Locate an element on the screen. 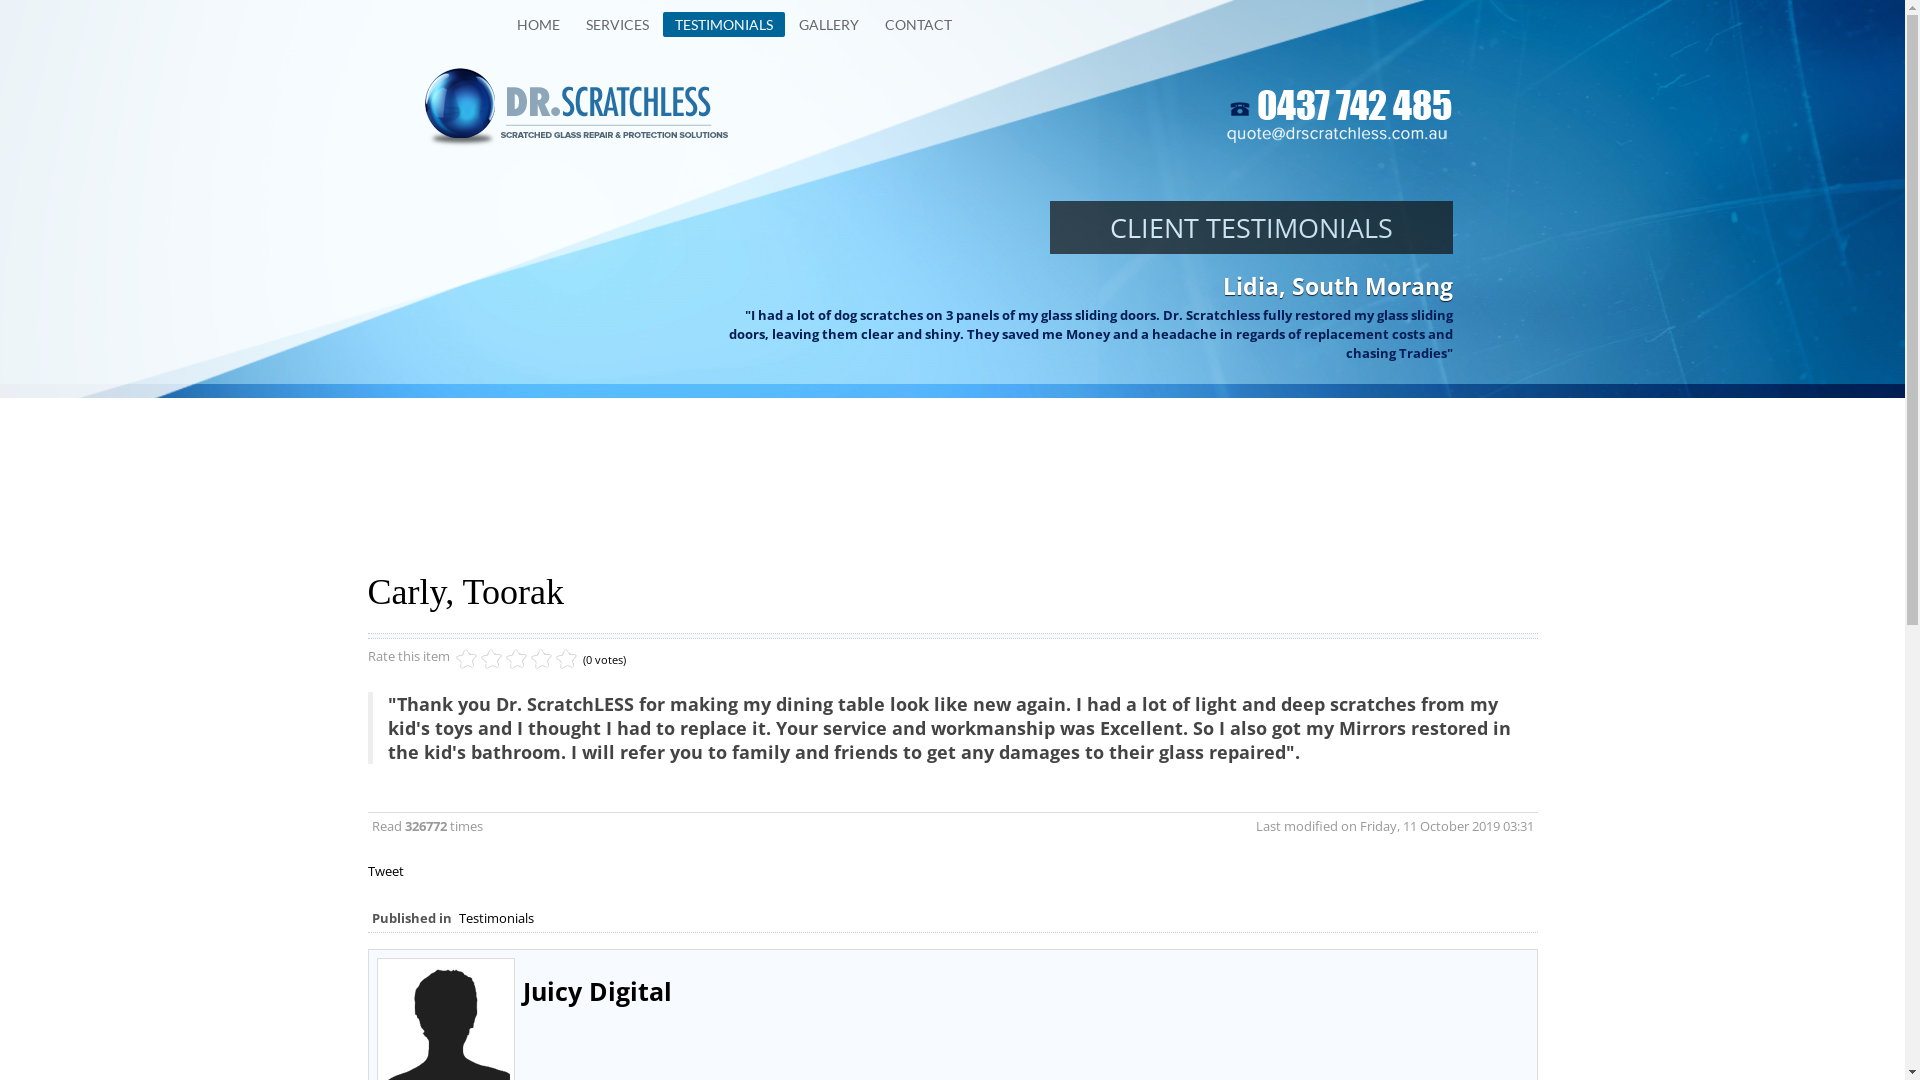 The image size is (1920, 1080). '1' is located at coordinates (465, 659).